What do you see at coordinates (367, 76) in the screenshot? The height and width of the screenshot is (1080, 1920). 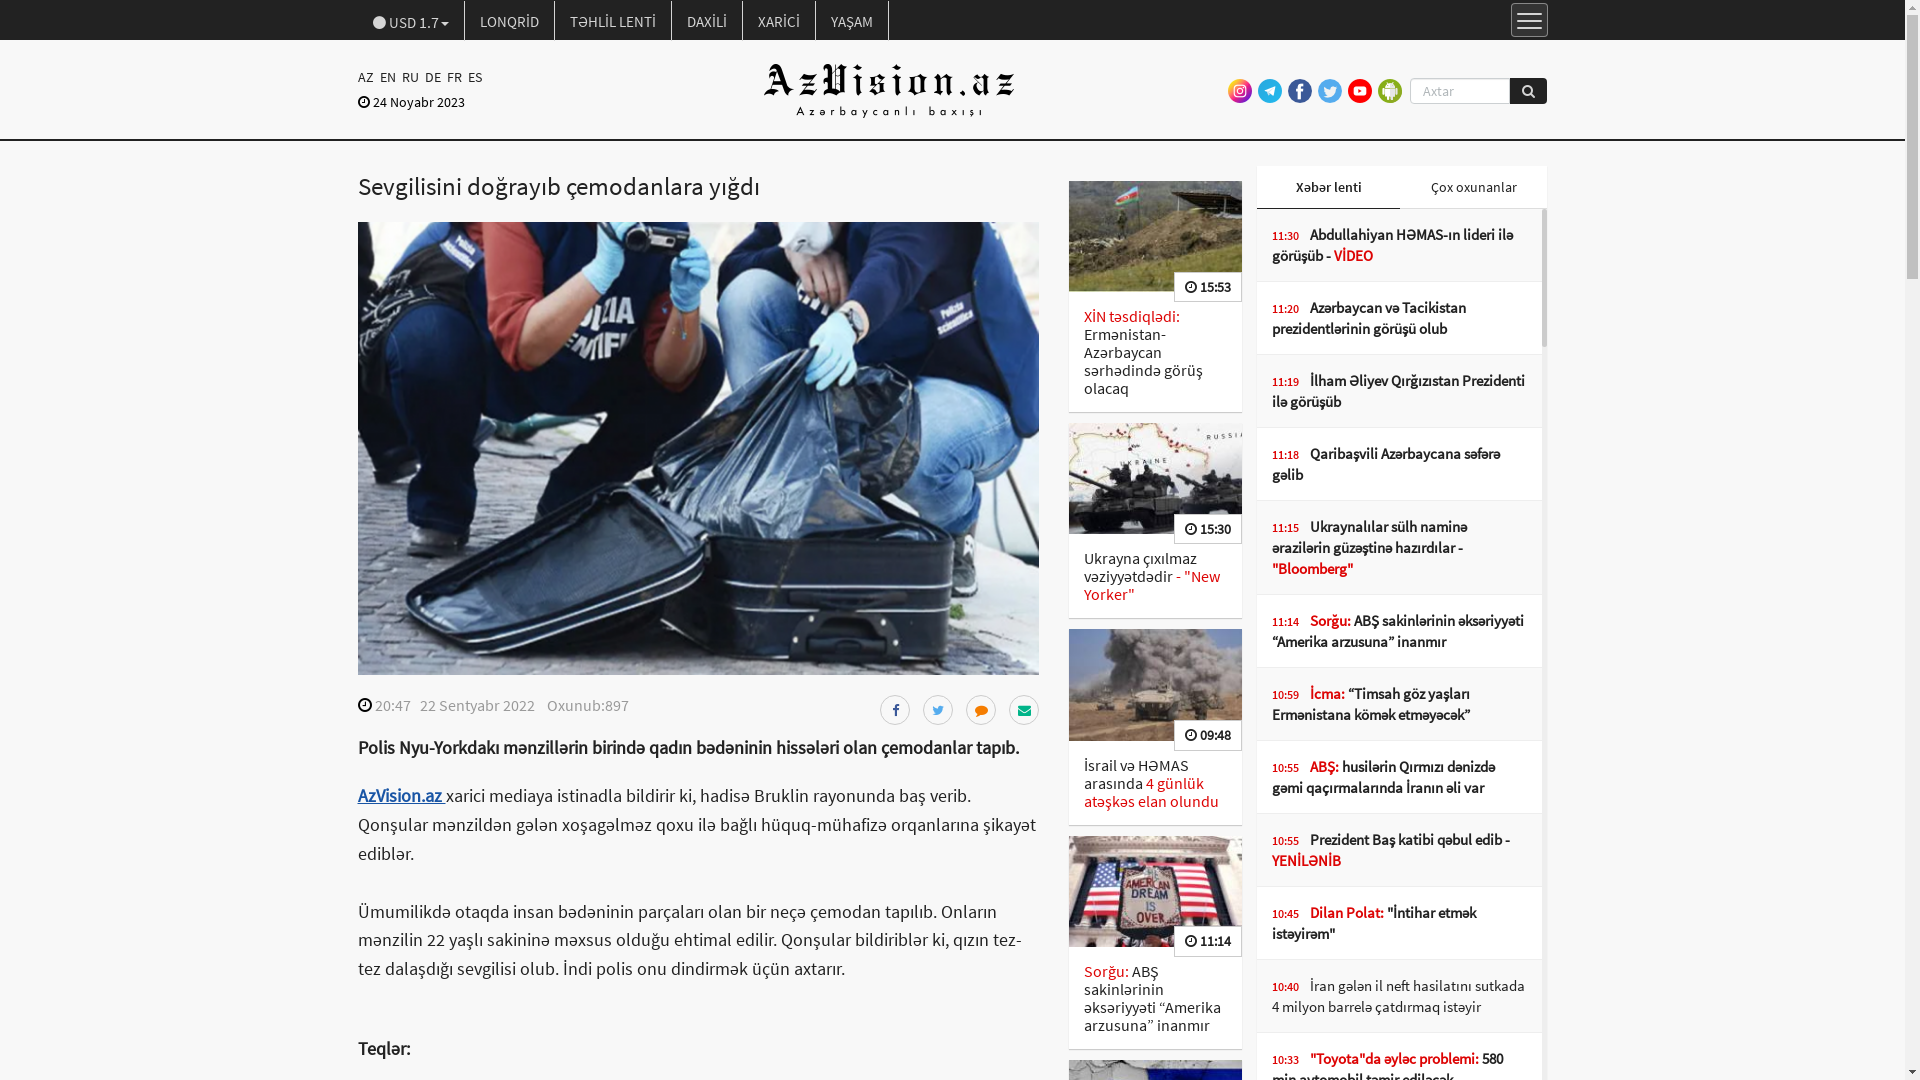 I see `'AZ'` at bounding box center [367, 76].